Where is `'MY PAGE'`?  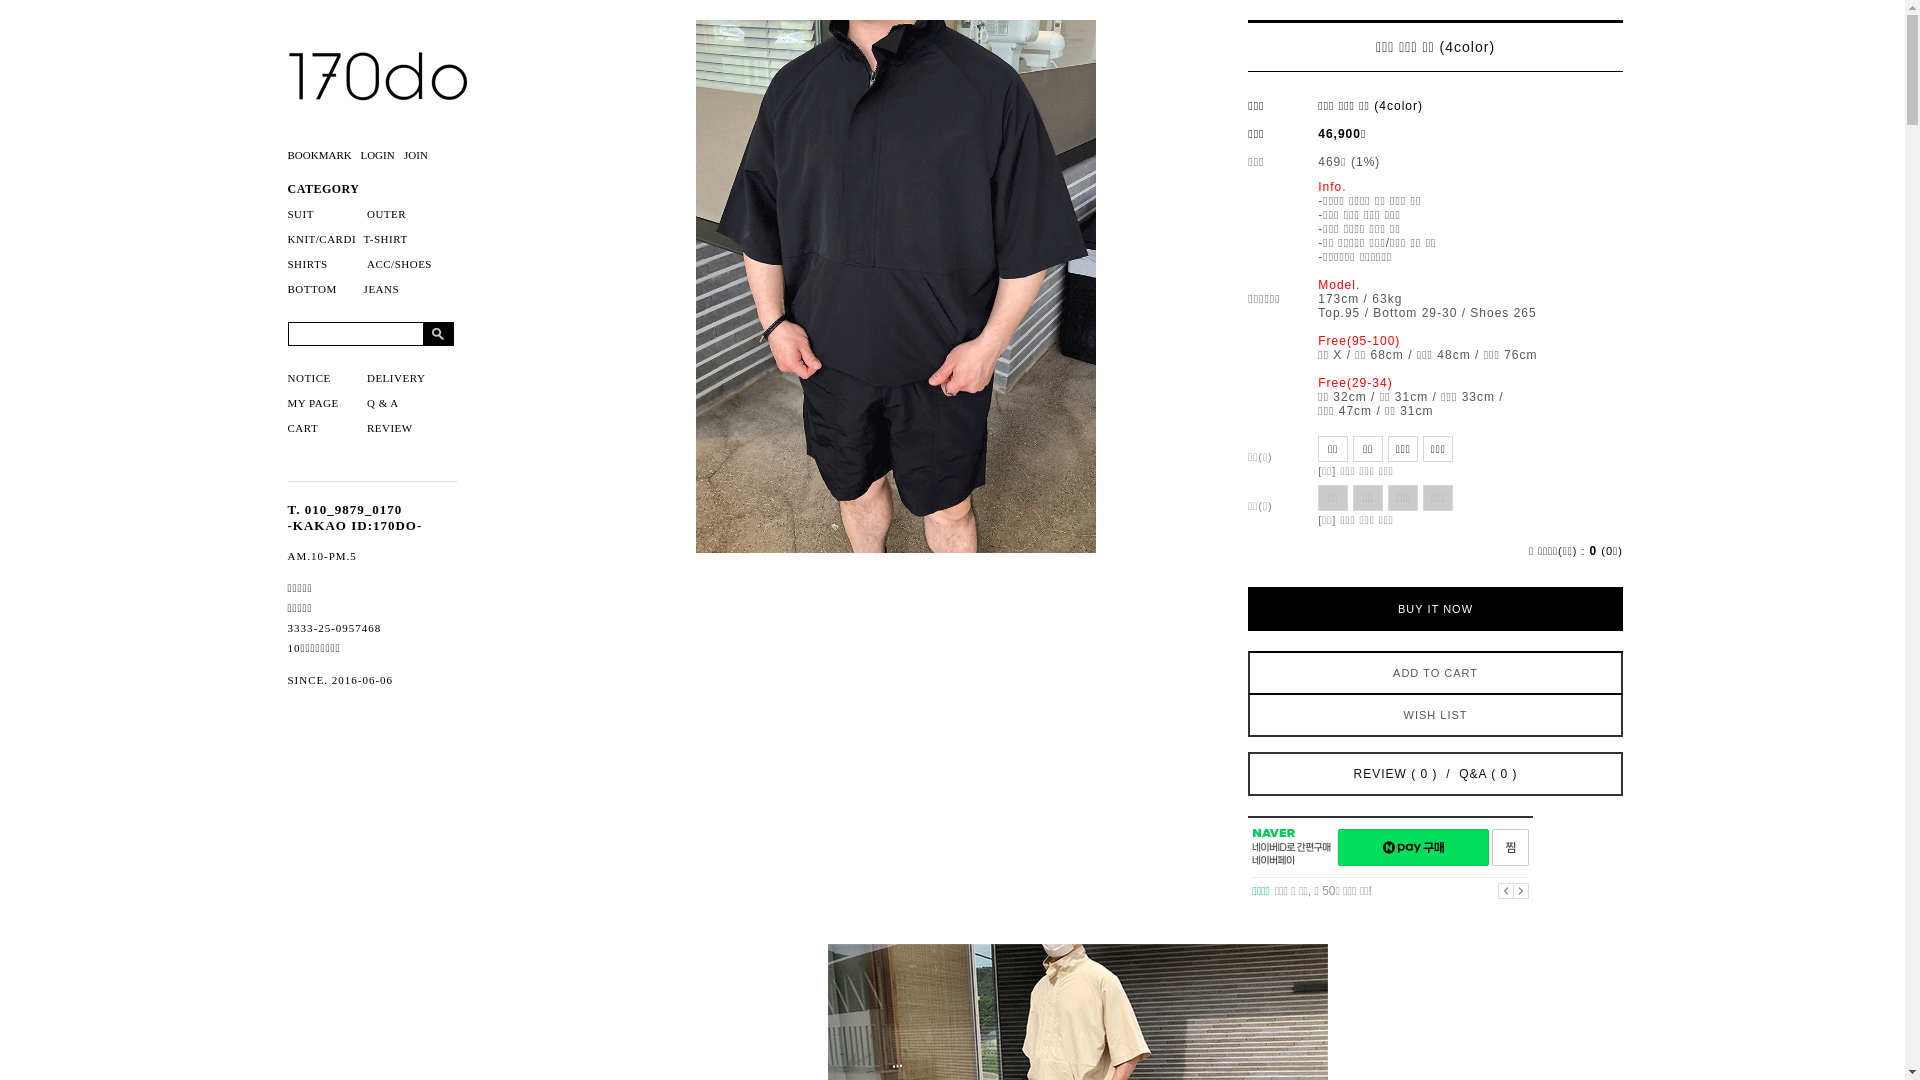 'MY PAGE' is located at coordinates (312, 402).